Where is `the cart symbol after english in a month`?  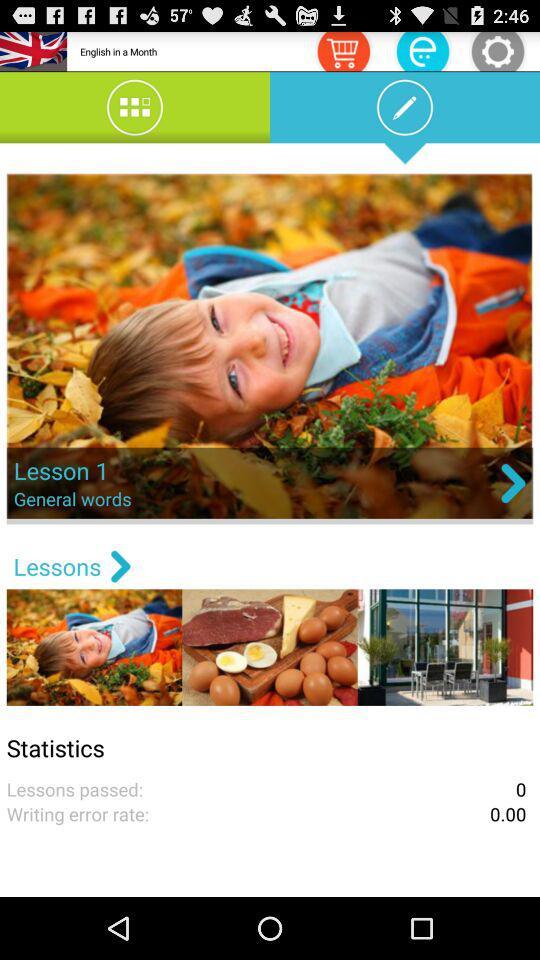
the cart symbol after english in a month is located at coordinates (342, 50).